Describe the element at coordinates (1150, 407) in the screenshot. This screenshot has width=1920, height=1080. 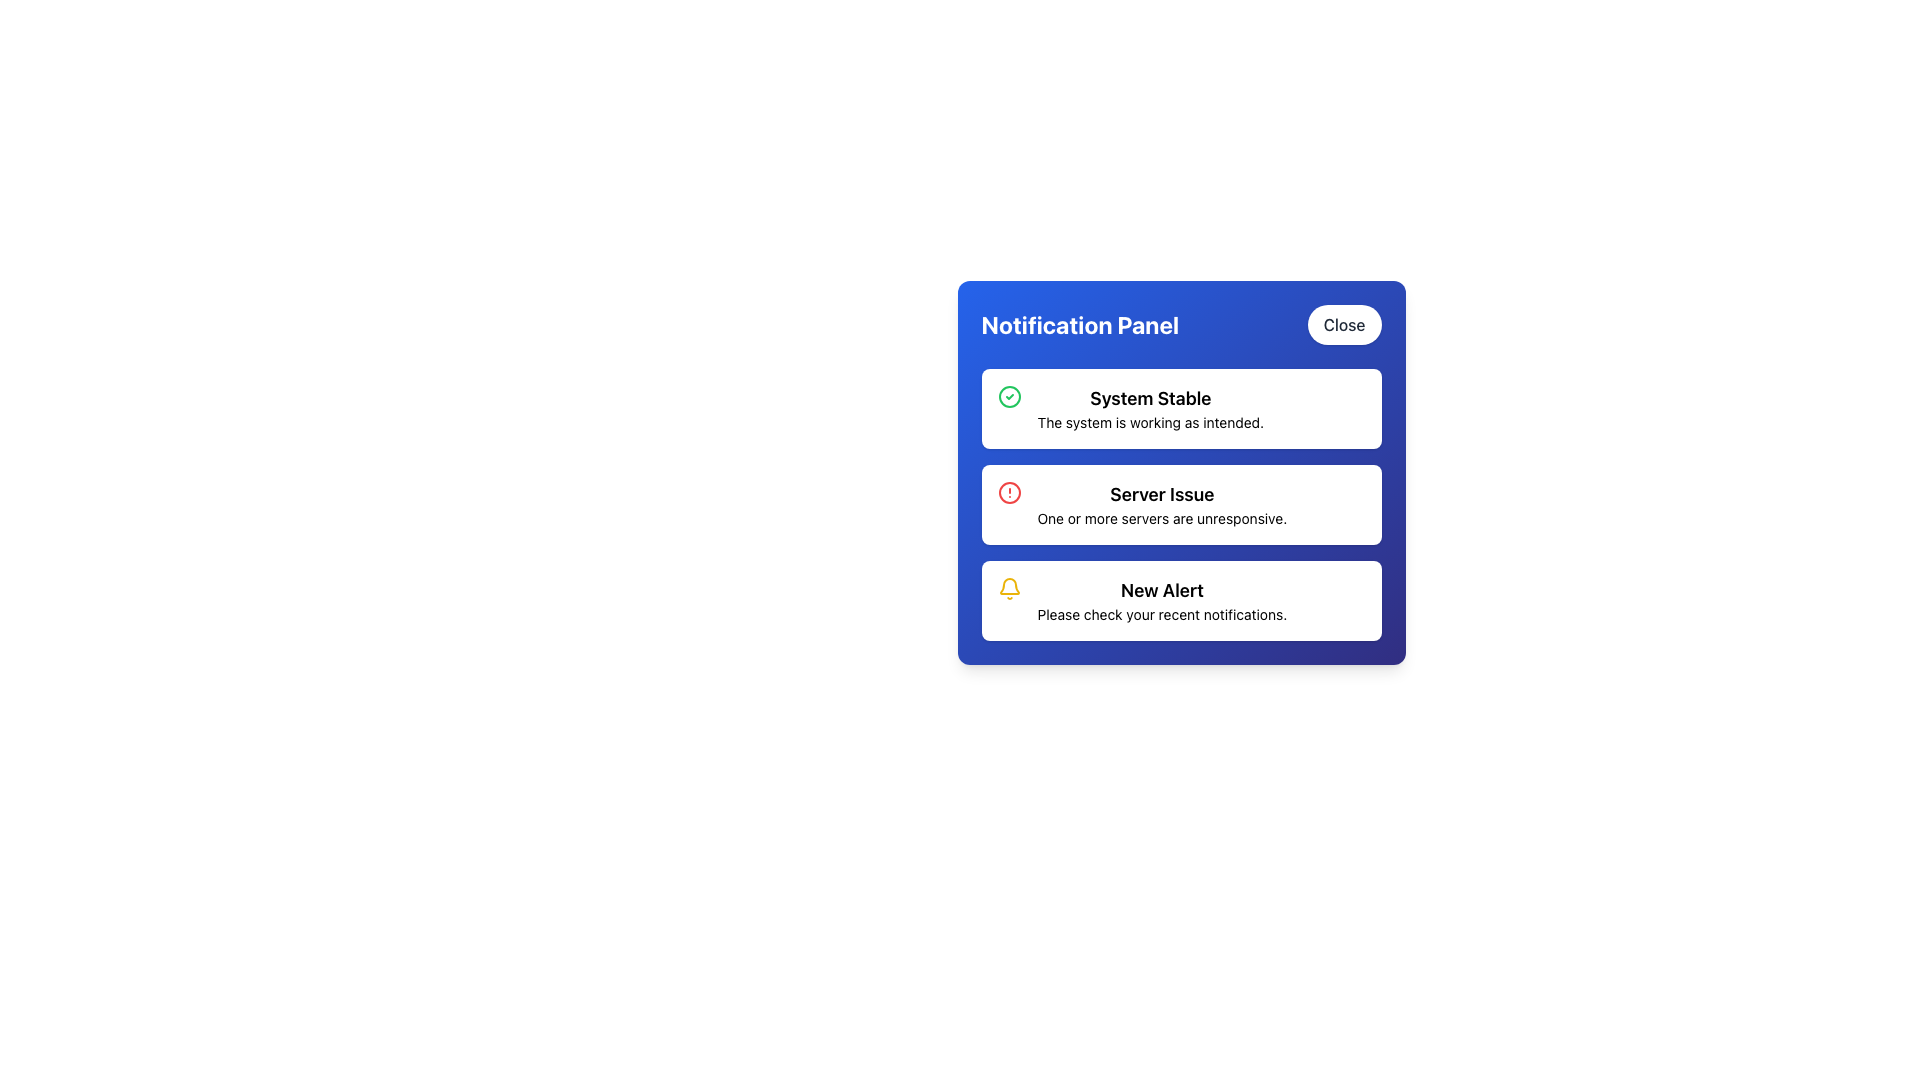
I see `status message displayed in the text block located in the upper-middle section of the blue 'Notification Panel', which indicates that the system is currently stable and functioning as intended` at that location.